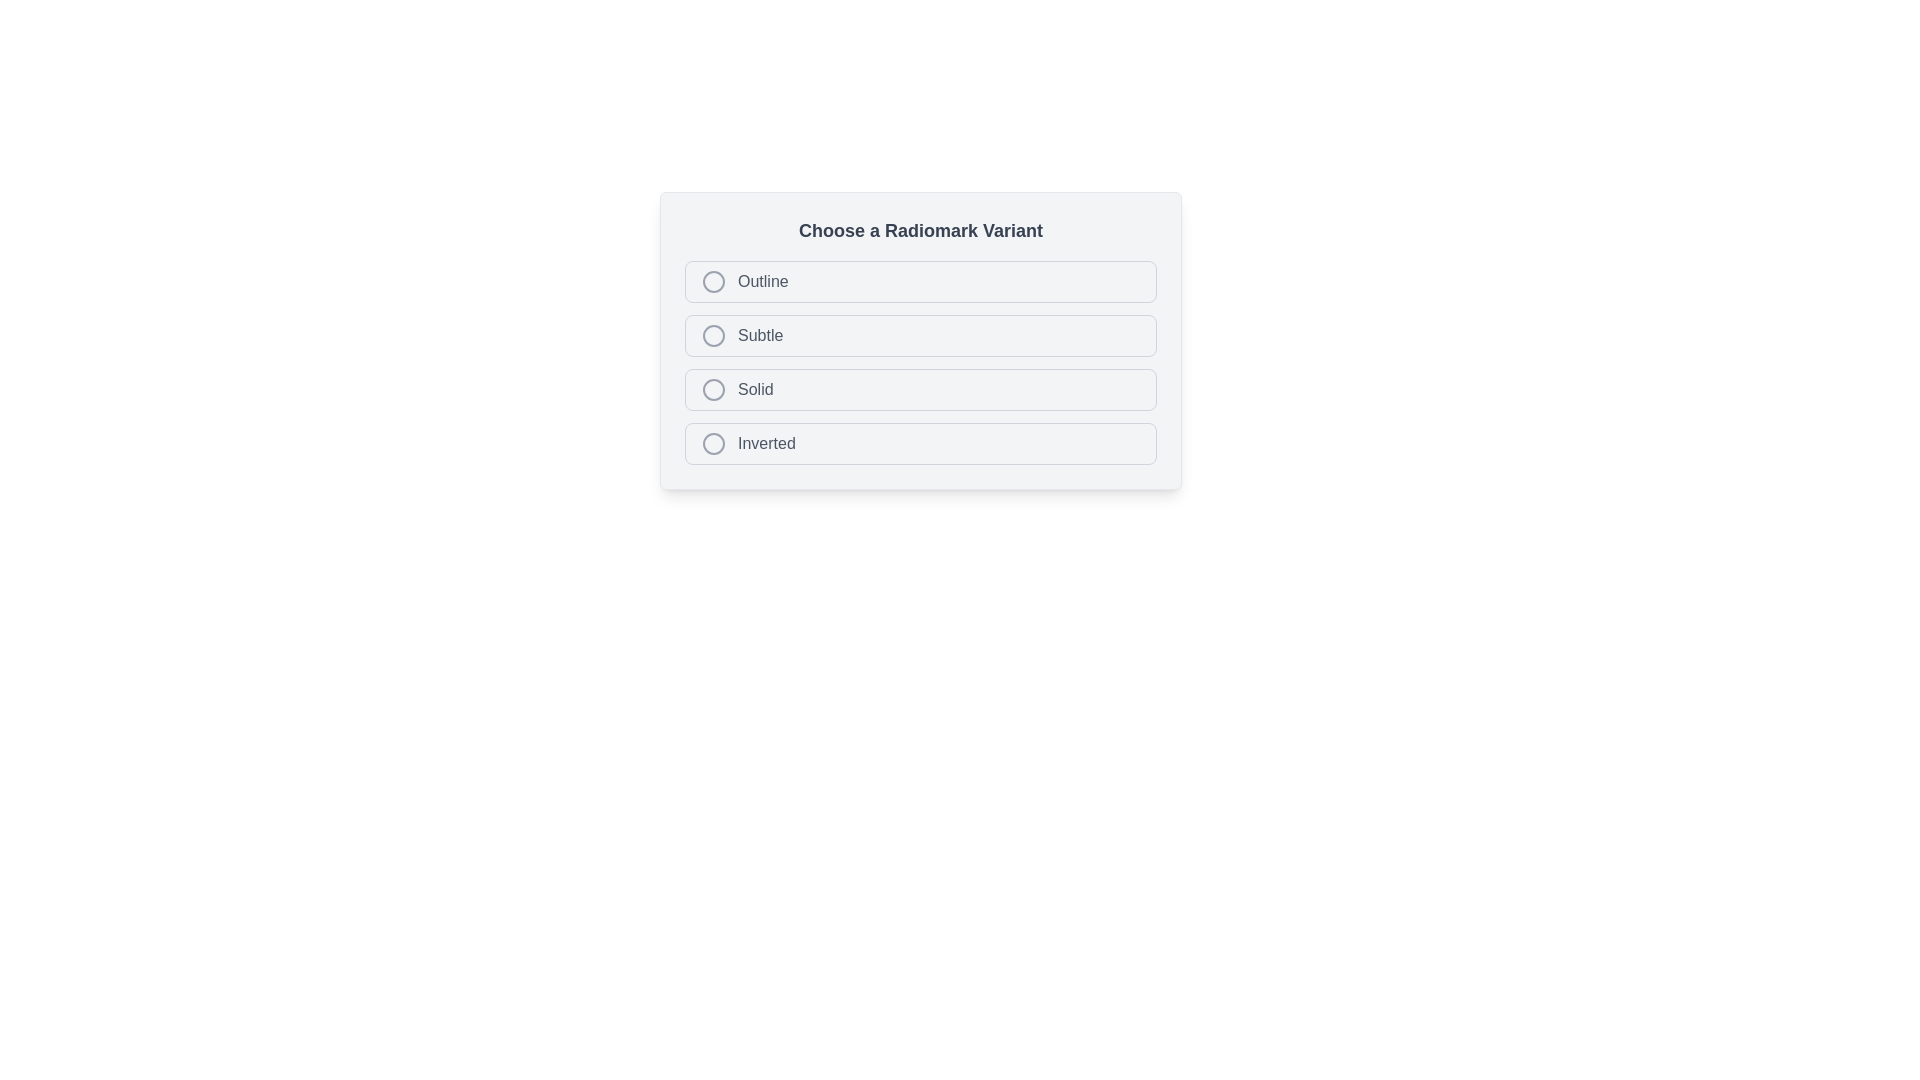 The height and width of the screenshot is (1080, 1920). I want to click on the text label representing the first selectable option in the 'Choose a Radiomark Variant' form to trigger a visual effect, so click(762, 281).